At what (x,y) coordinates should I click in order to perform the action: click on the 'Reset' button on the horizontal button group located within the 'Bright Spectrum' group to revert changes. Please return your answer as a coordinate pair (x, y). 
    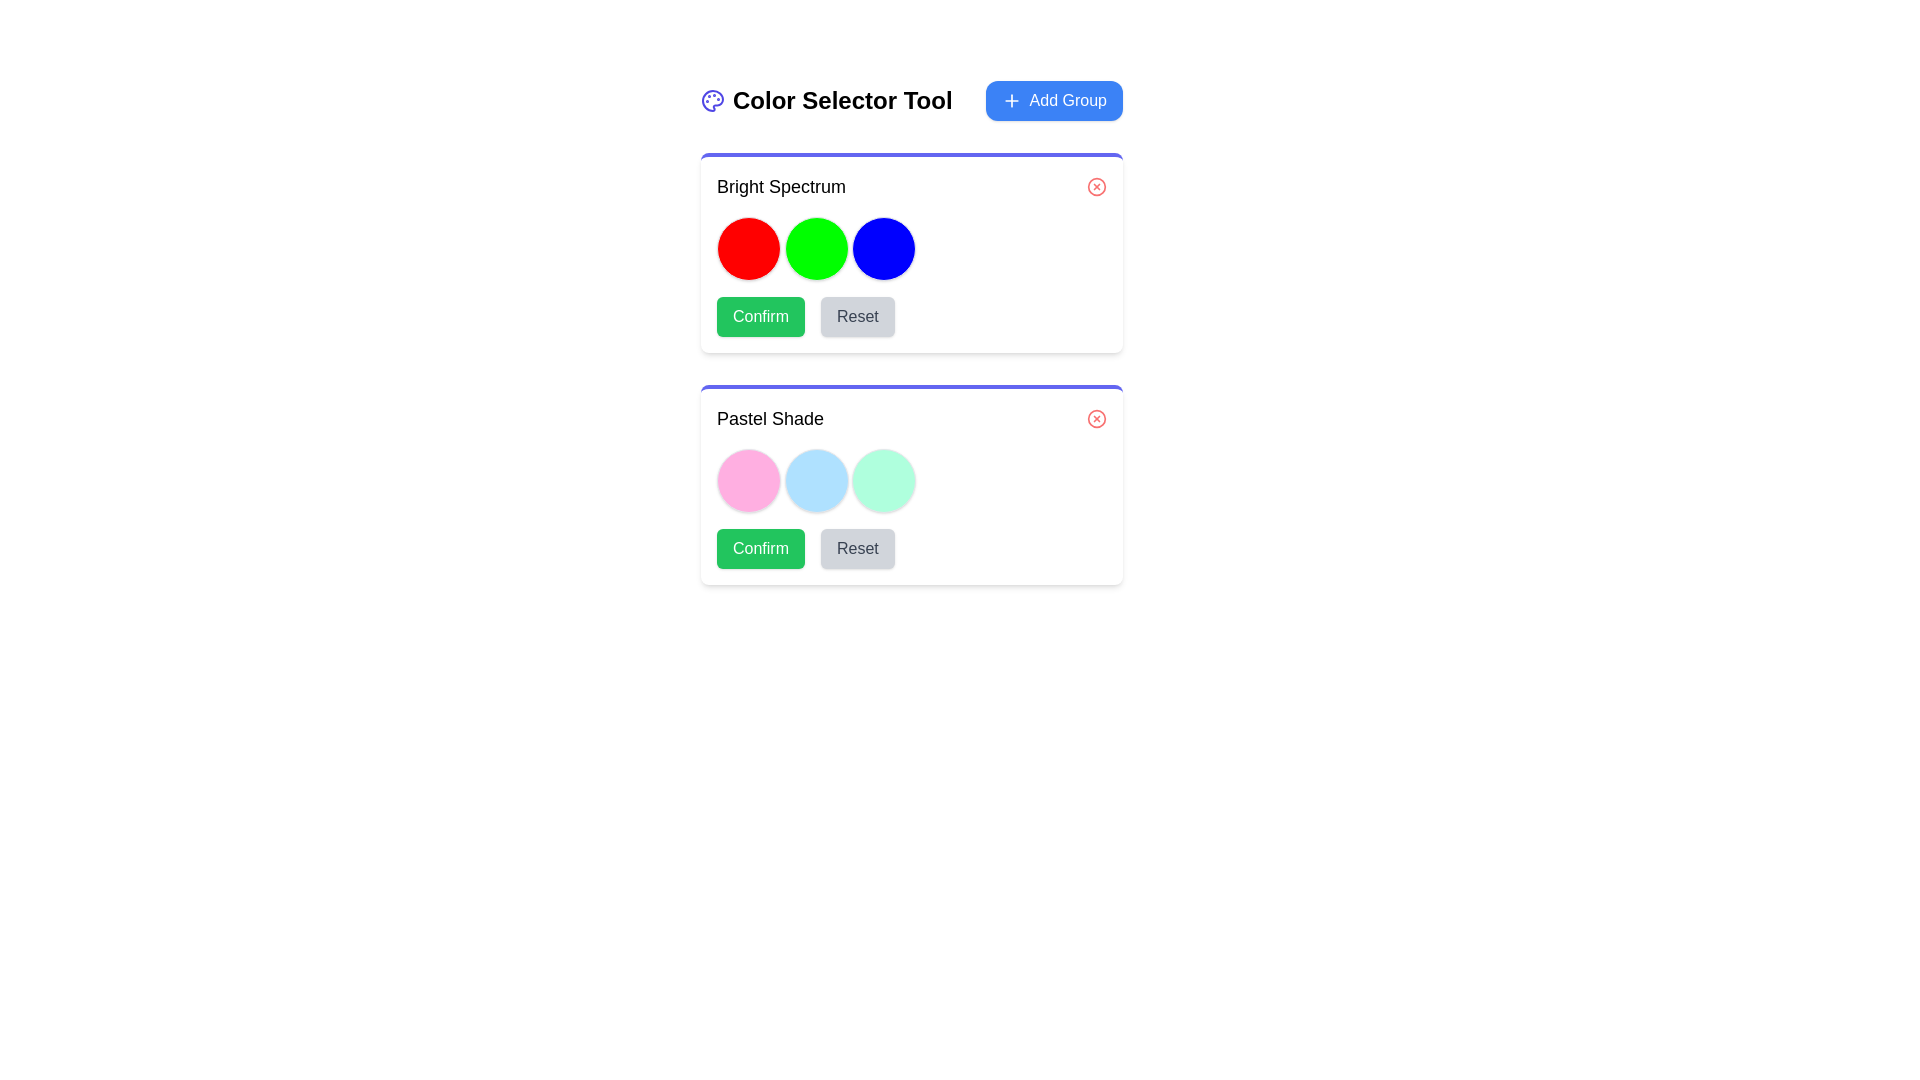
    Looking at the image, I should click on (911, 315).